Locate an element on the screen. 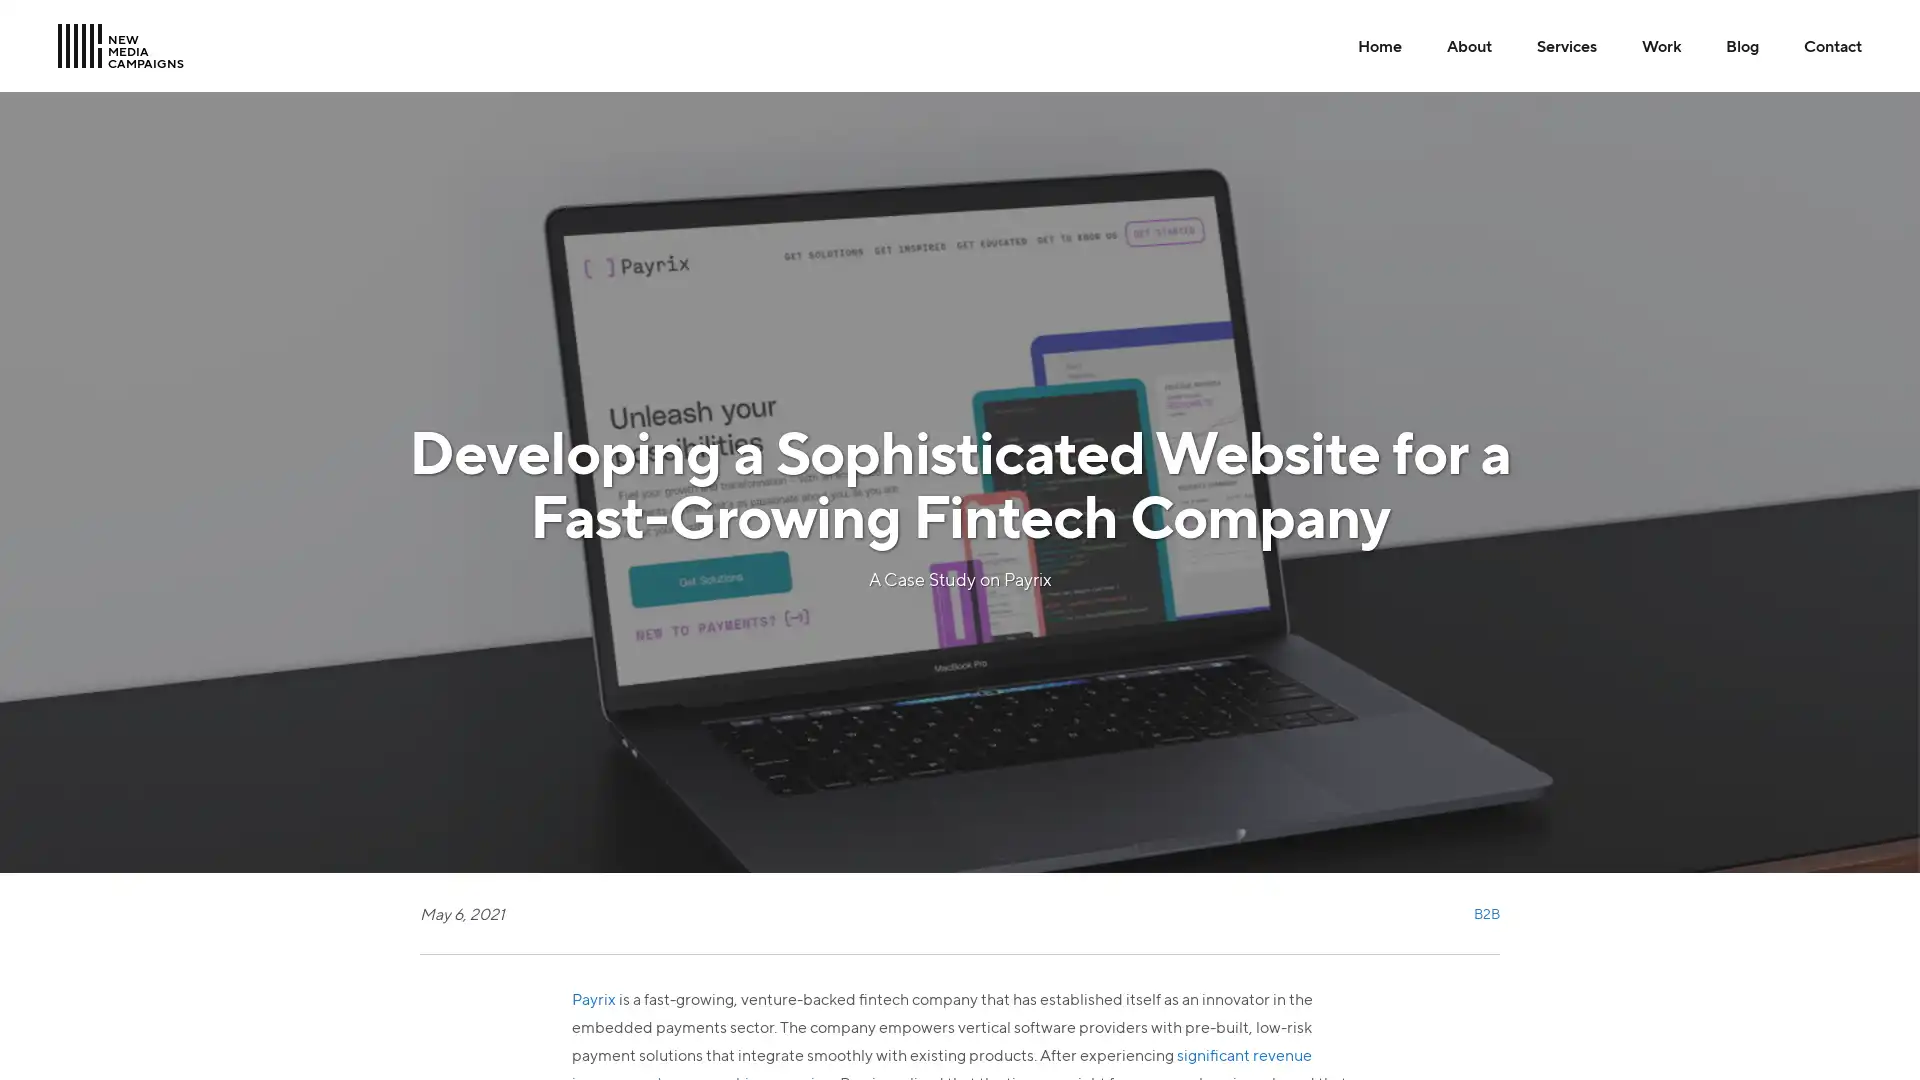  Skip to Main Content is located at coordinates (20, 20).